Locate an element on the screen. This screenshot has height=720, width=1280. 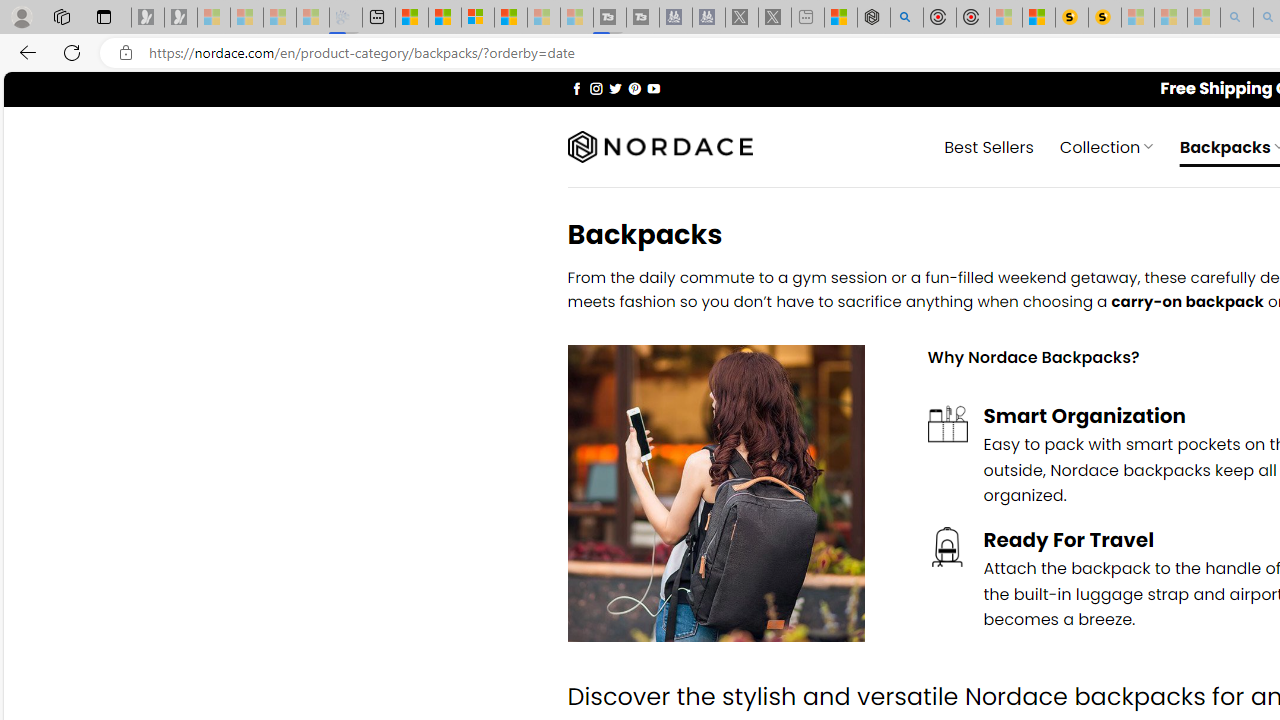
'Follow on Twitter' is located at coordinates (614, 87).